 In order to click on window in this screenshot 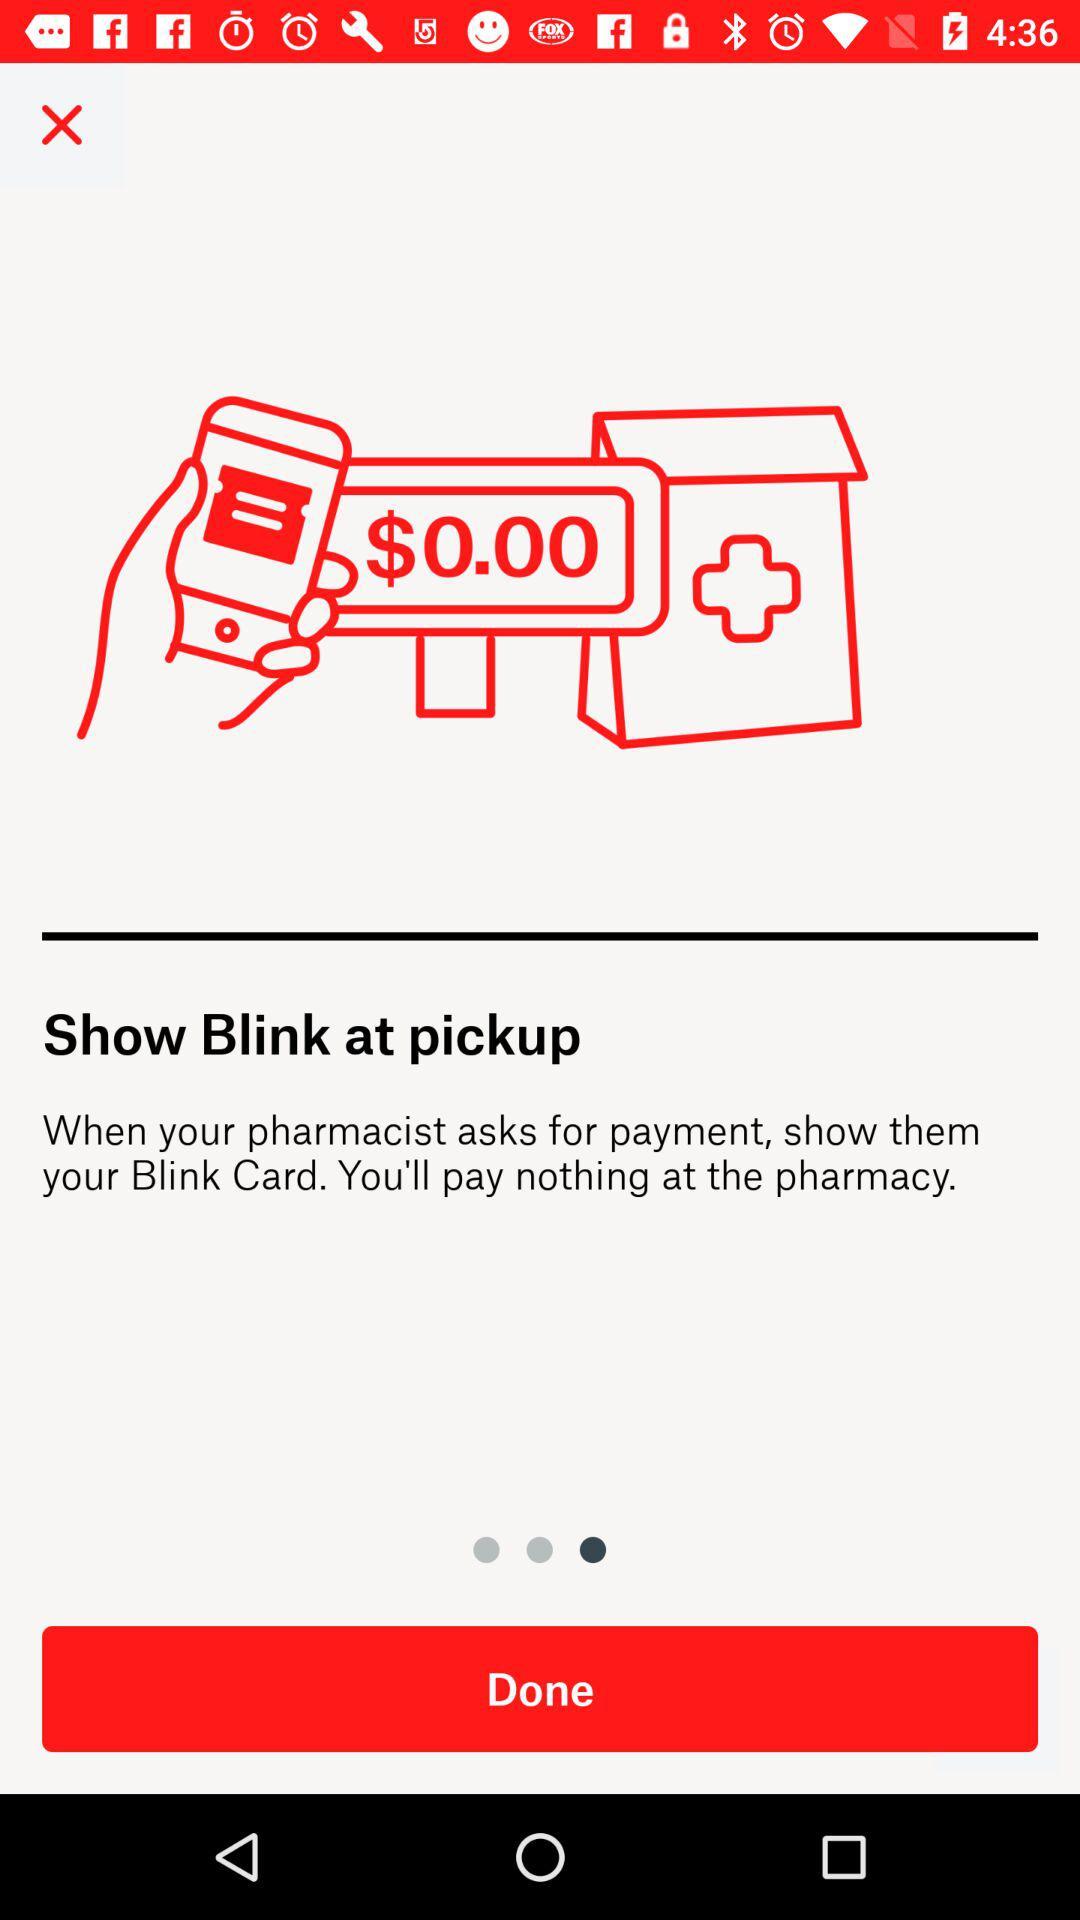, I will do `click(60, 123)`.